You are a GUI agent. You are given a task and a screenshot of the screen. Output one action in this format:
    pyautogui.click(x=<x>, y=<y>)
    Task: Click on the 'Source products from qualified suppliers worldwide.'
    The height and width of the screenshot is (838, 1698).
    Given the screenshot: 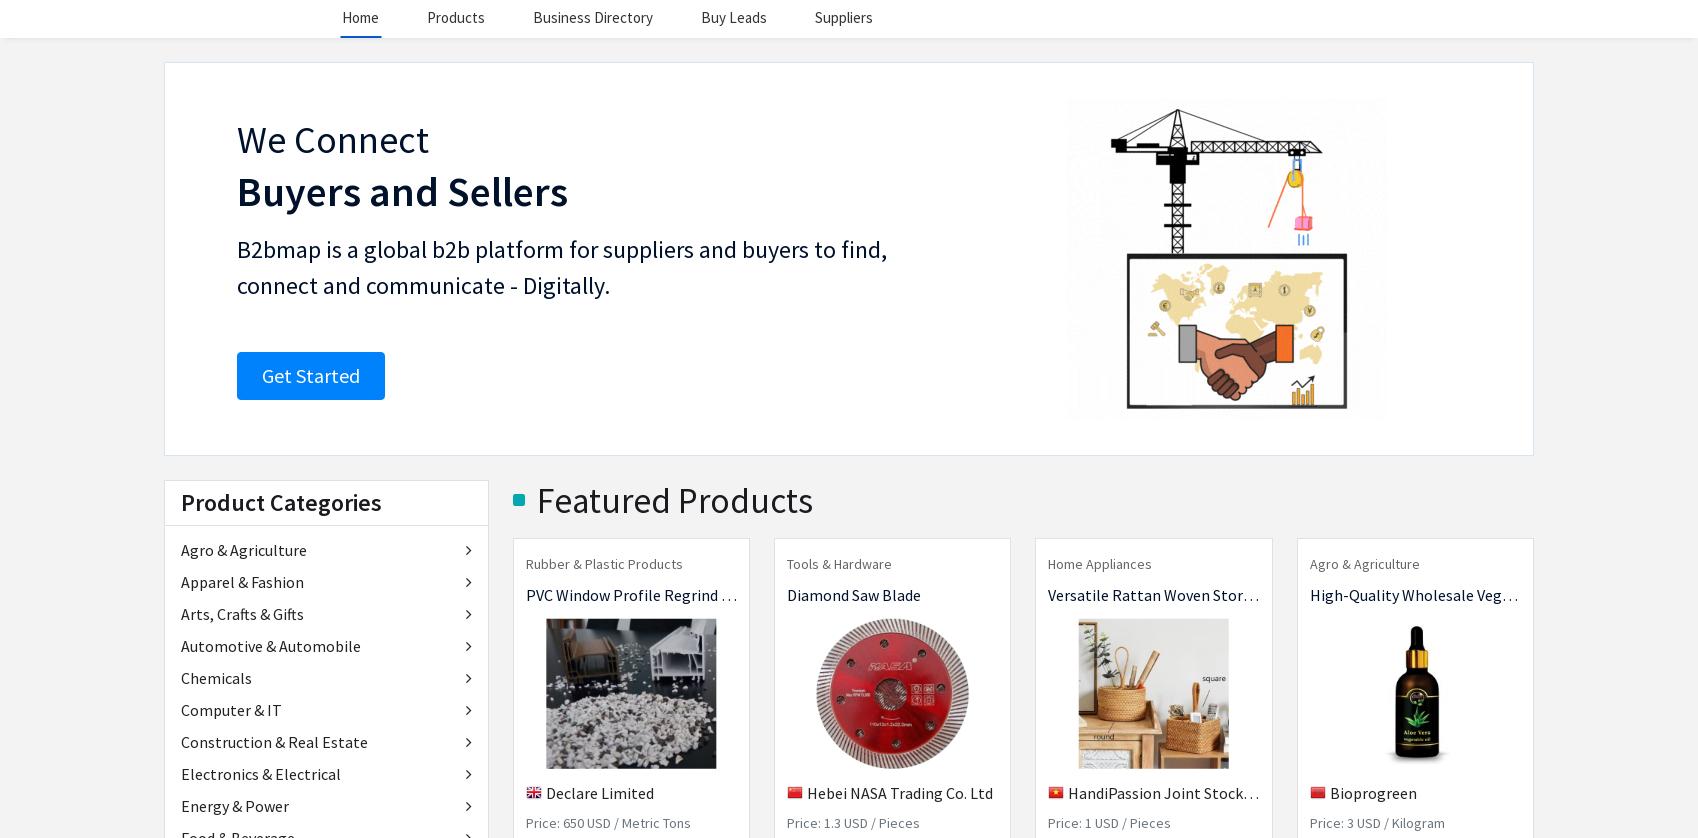 What is the action you would take?
    pyautogui.click(x=929, y=148)
    